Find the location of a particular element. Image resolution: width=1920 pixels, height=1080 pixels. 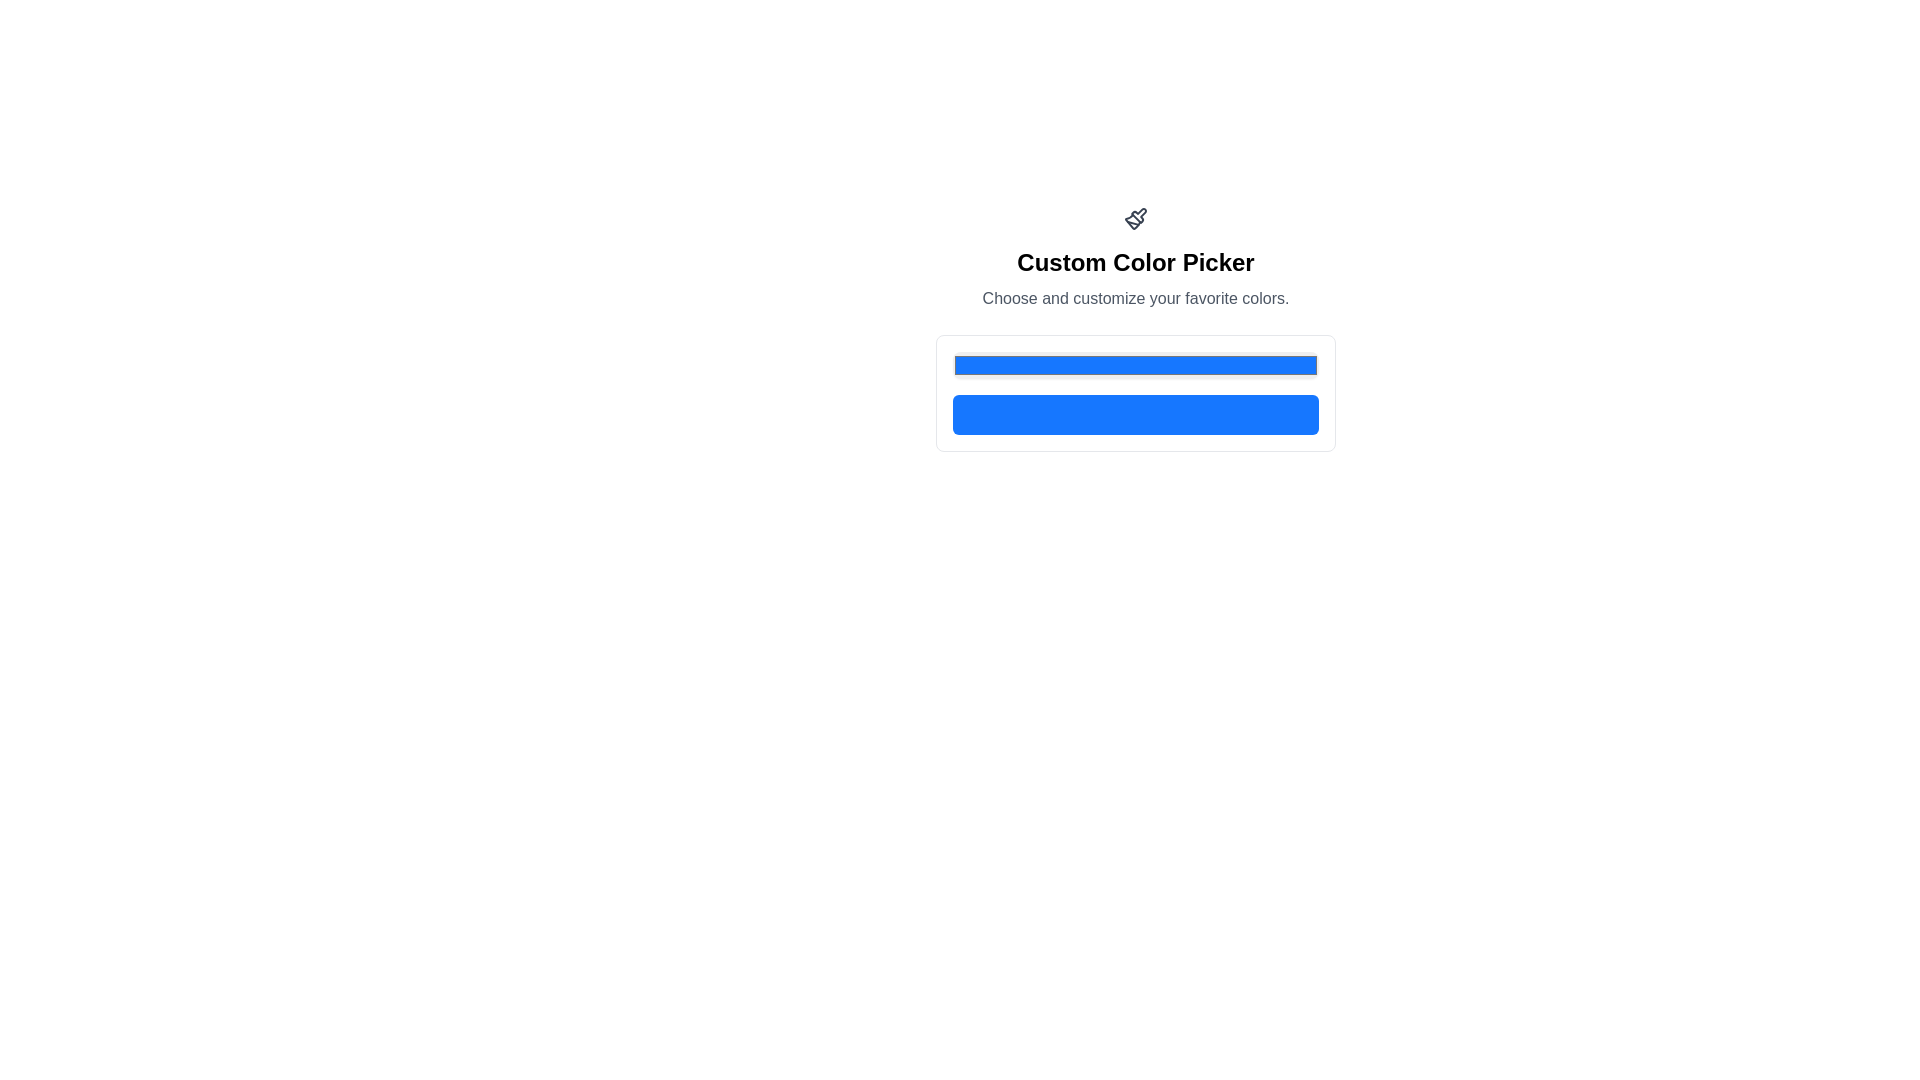

the Header Section titled 'Custom Color Picker', which features a bold heading and a smaller descriptive text below it, positioned centrally above the color input and preview bar is located at coordinates (1136, 328).